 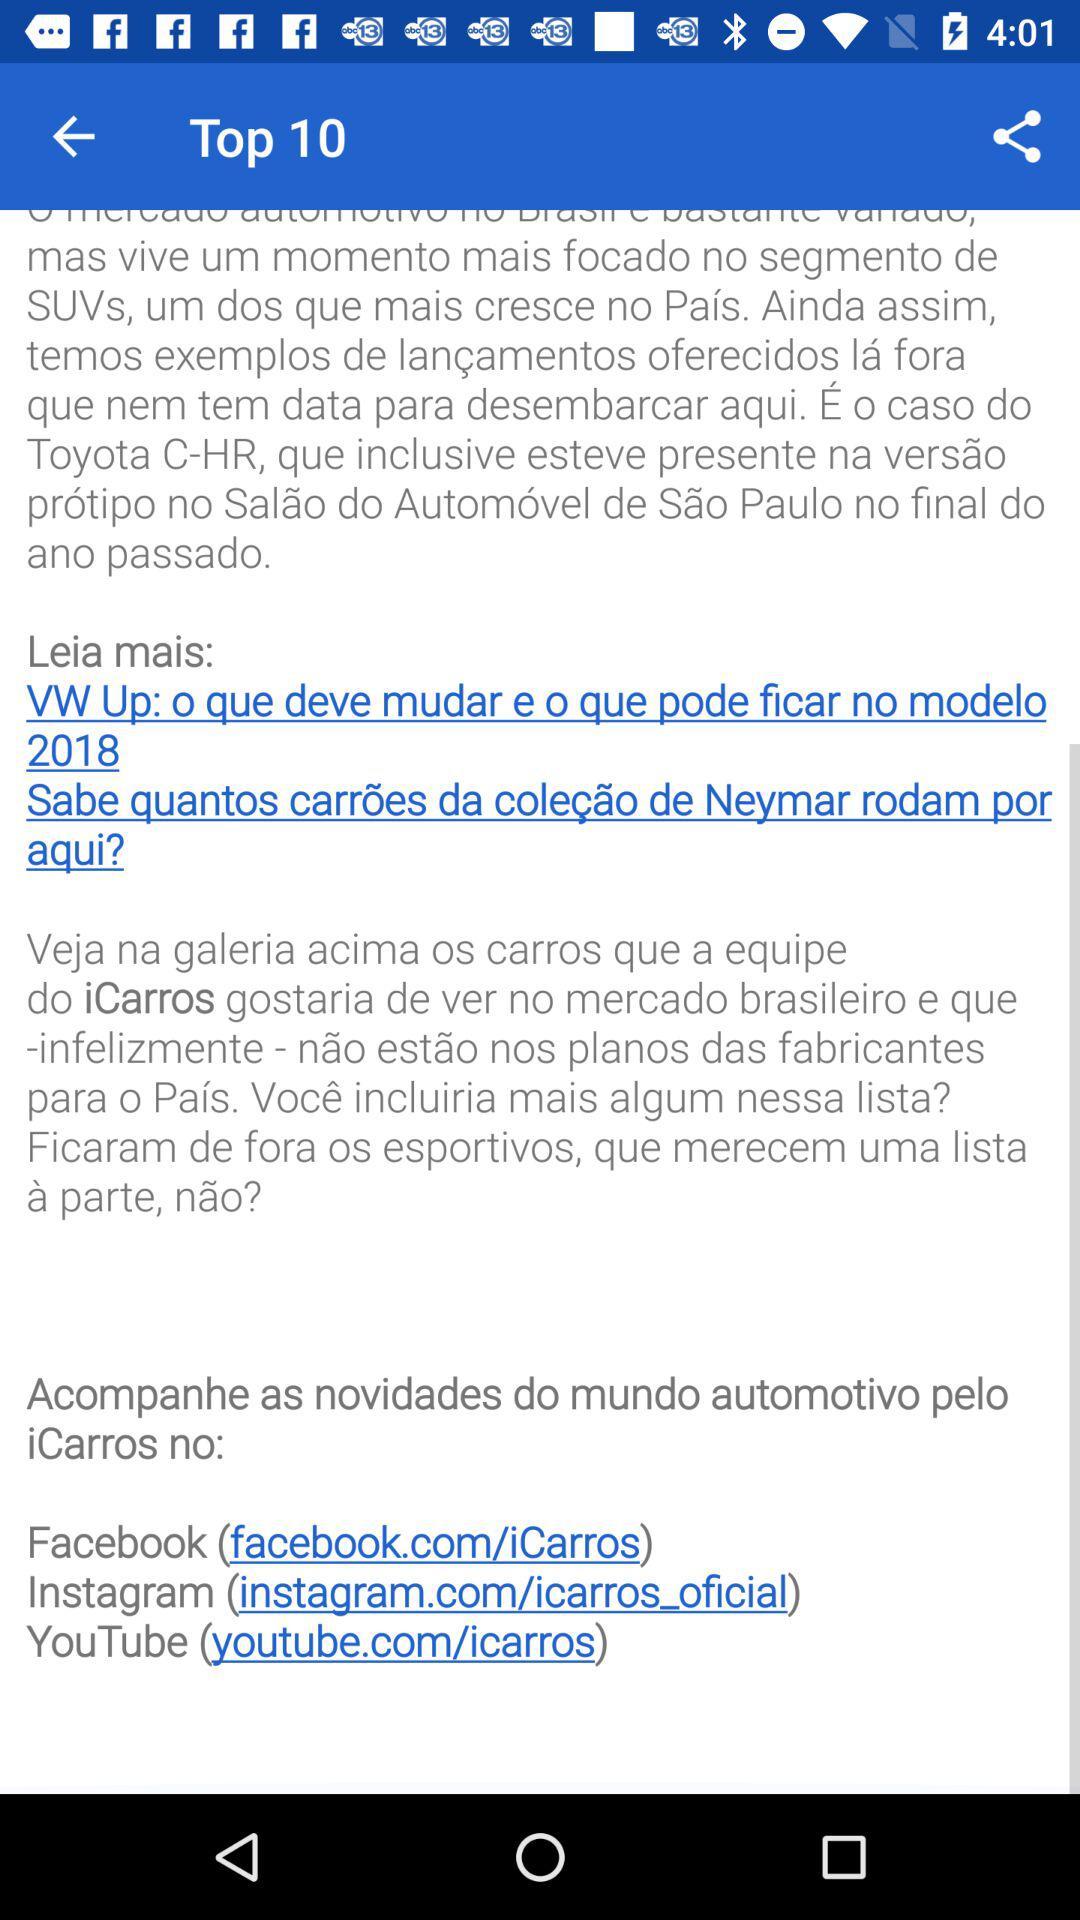 What do you see at coordinates (1017, 135) in the screenshot?
I see `item next to the top 10 icon` at bounding box center [1017, 135].